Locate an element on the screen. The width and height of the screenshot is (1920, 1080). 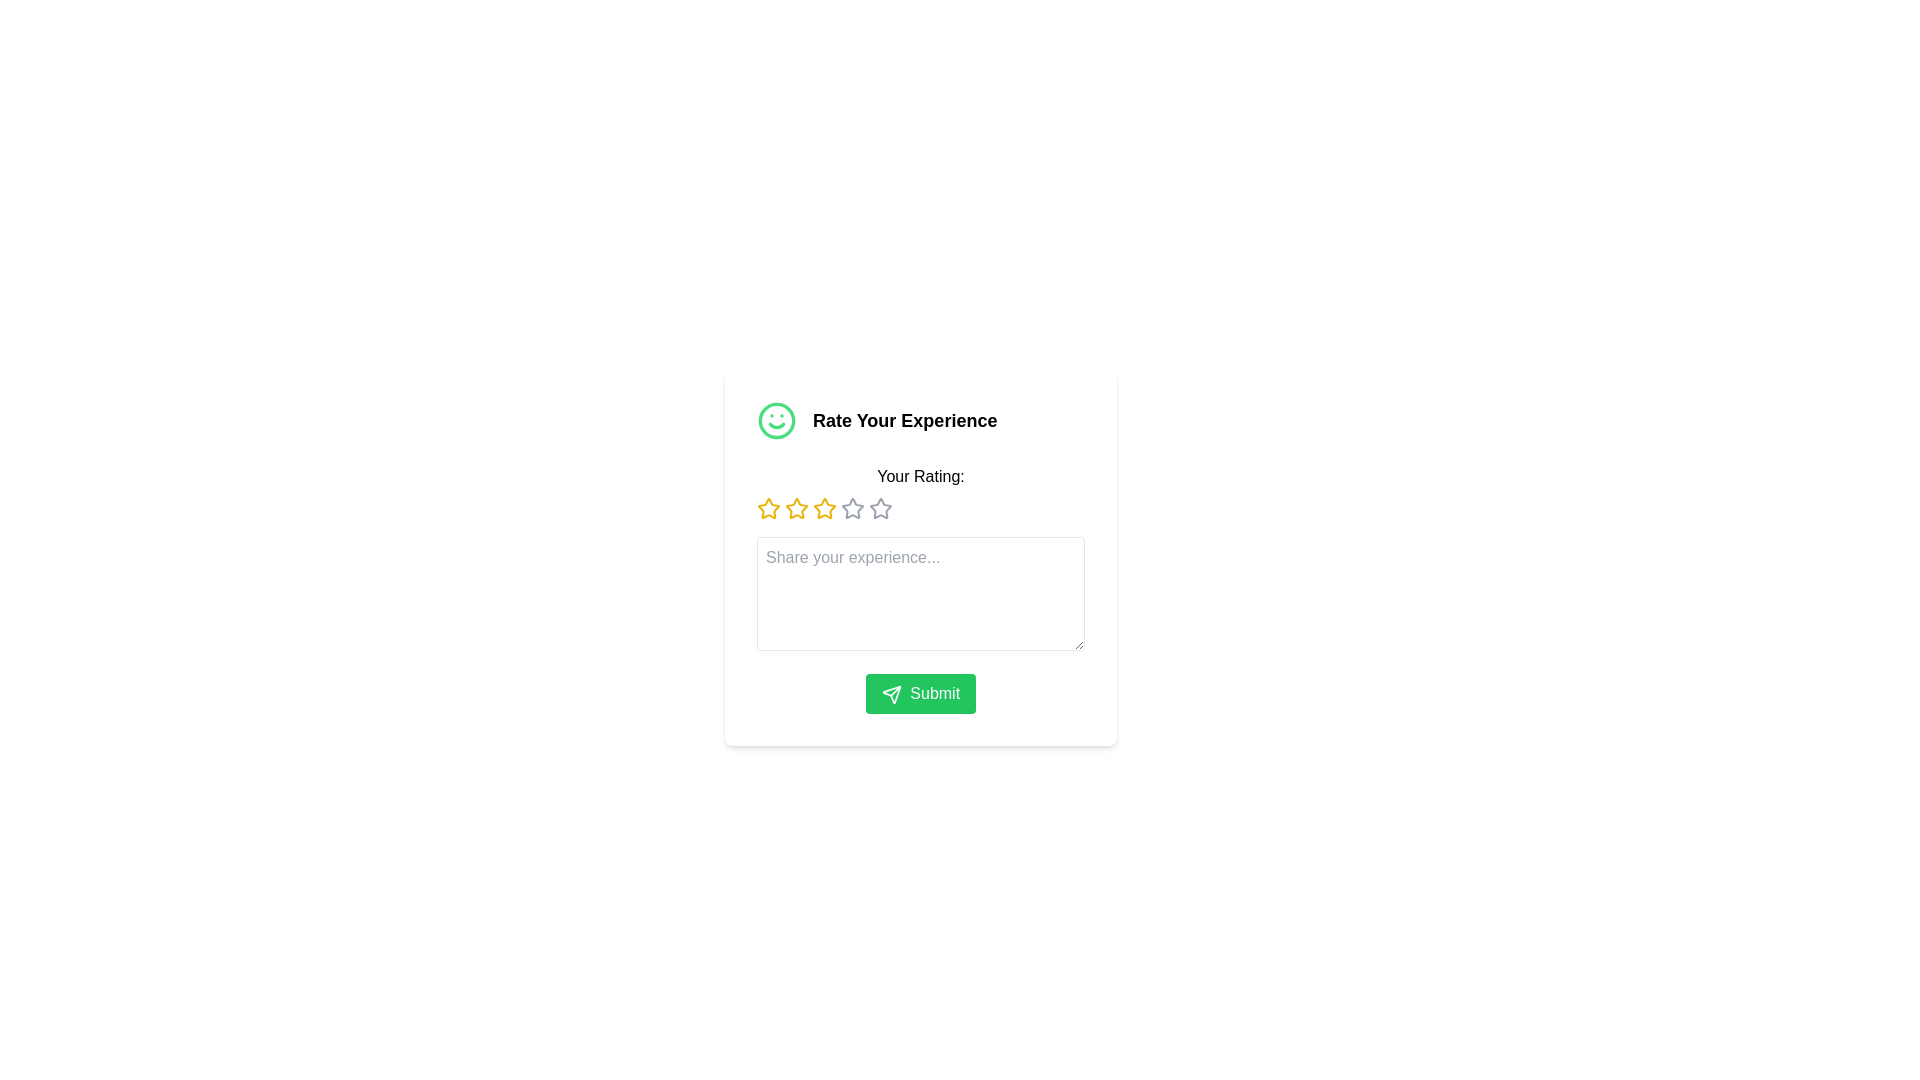
the Rating bar with interactive stars located beneath the 'Your Rating:' section is located at coordinates (920, 508).